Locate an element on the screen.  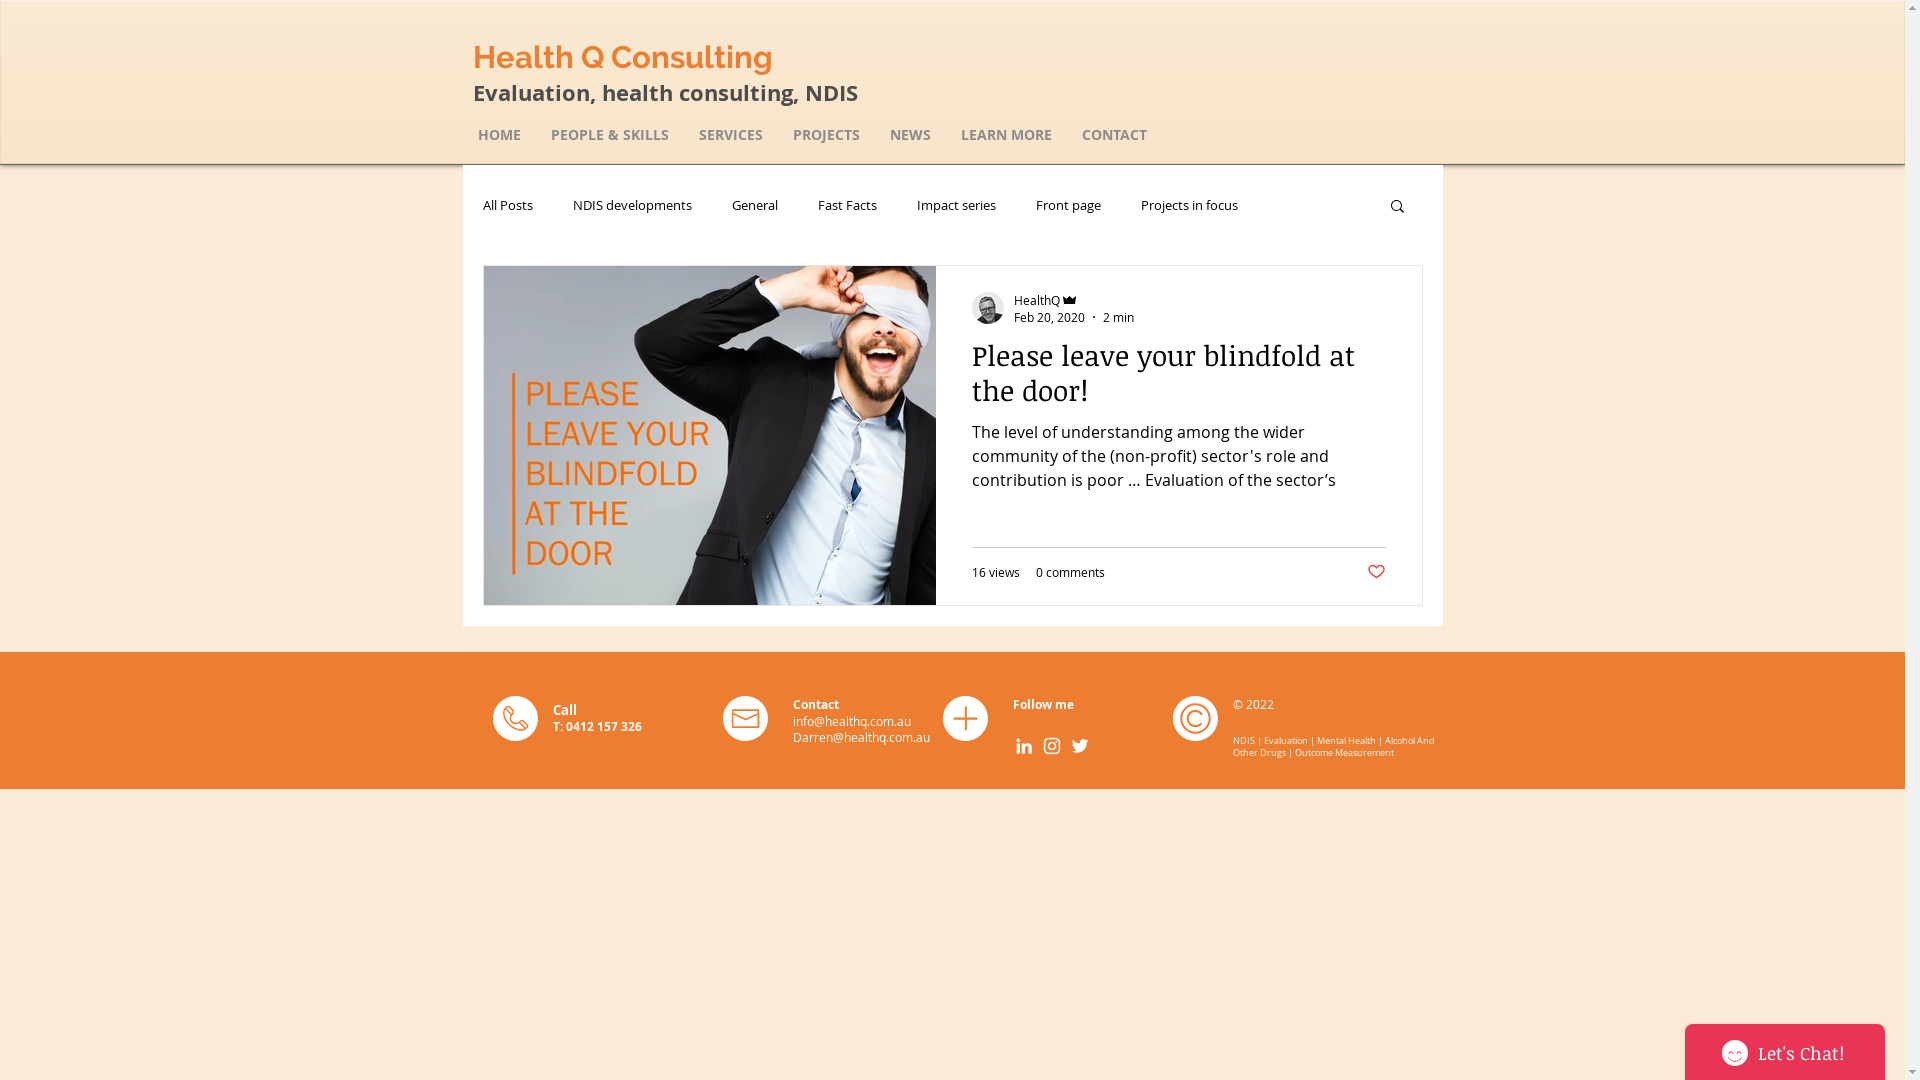
'Post not marked as liked' is located at coordinates (1374, 571).